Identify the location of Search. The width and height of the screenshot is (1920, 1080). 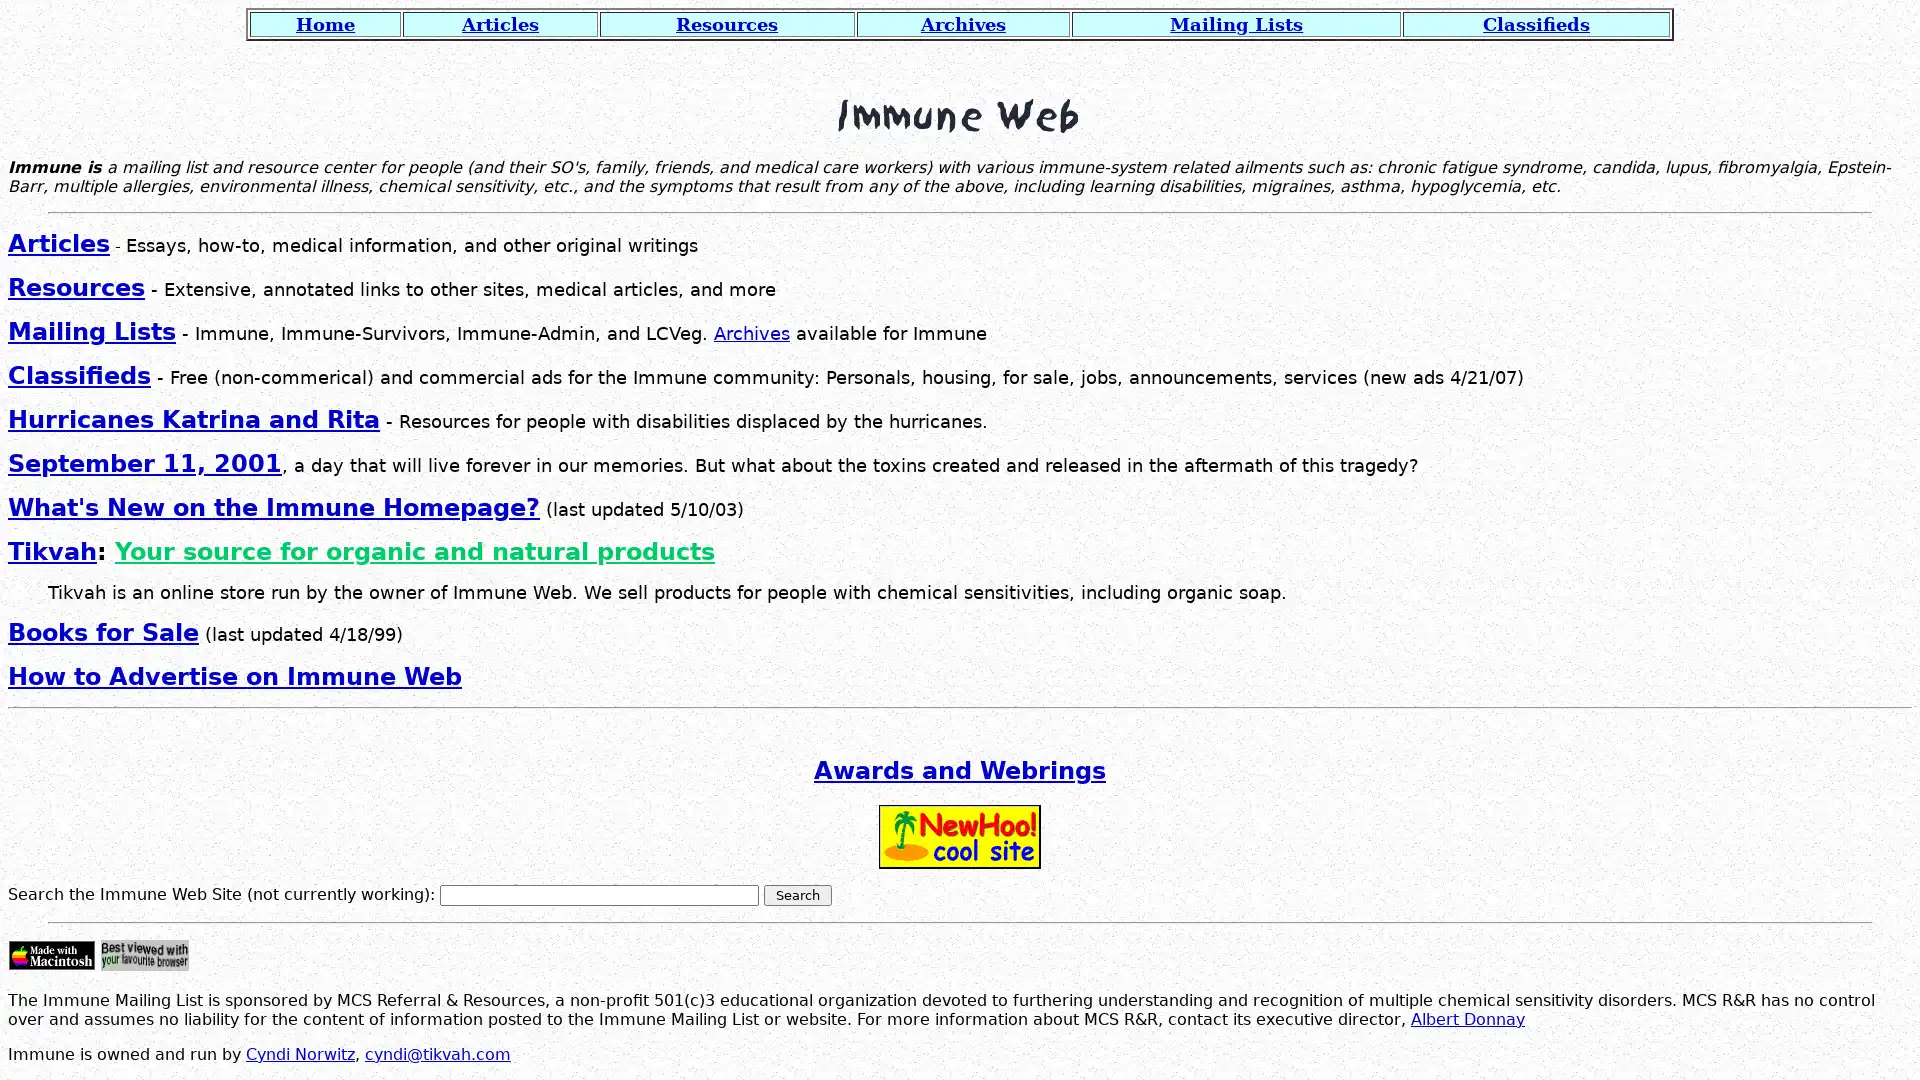
(796, 893).